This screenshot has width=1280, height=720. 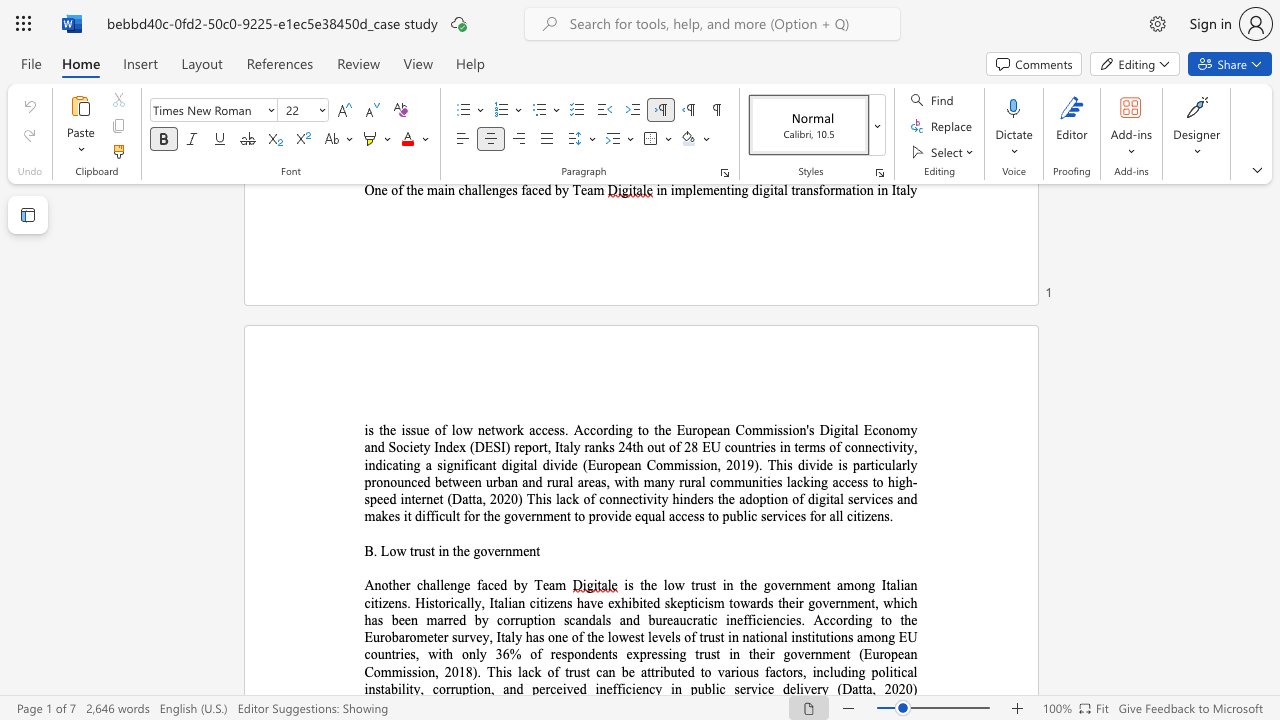 What do you see at coordinates (424, 551) in the screenshot?
I see `the subset text "st in the g" within the text "B. Low trust in the government"` at bounding box center [424, 551].